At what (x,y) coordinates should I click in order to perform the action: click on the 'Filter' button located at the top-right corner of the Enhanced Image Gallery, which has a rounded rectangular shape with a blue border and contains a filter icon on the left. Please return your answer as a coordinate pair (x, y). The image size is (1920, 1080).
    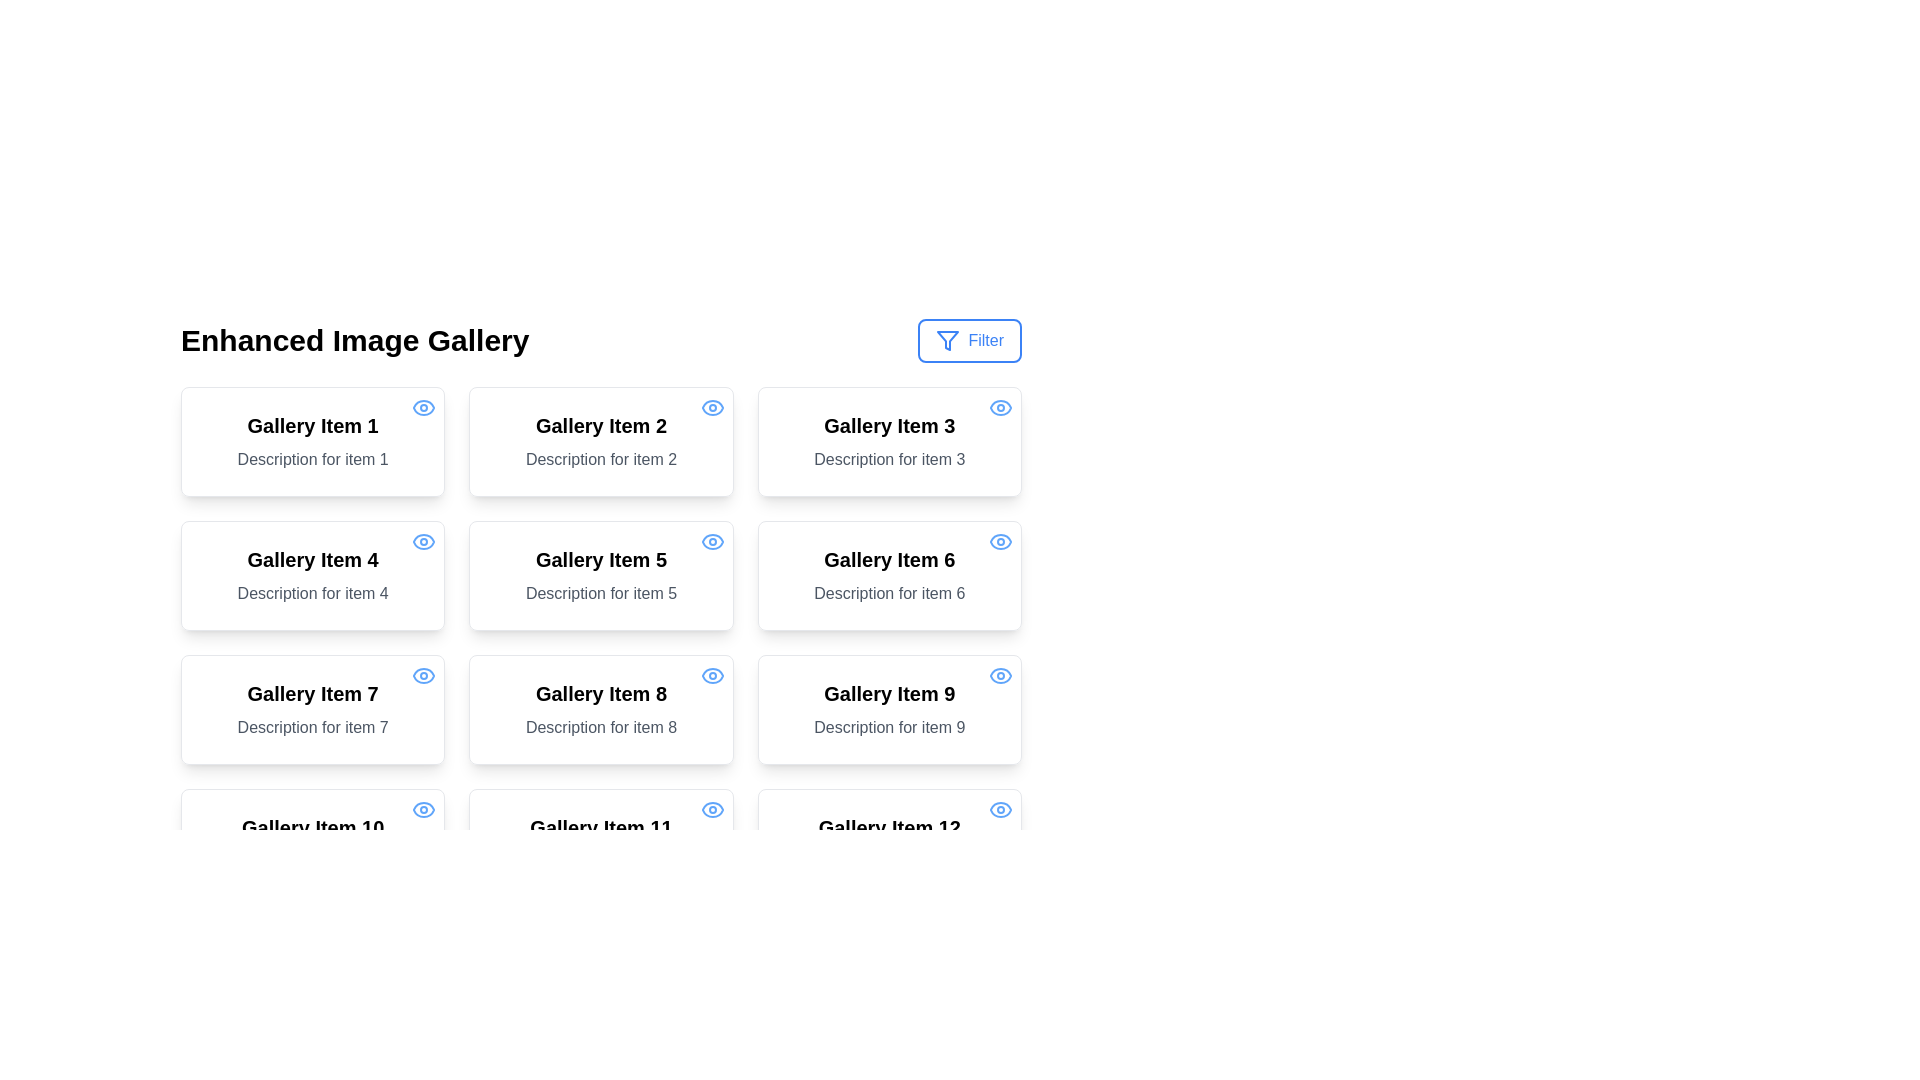
    Looking at the image, I should click on (970, 339).